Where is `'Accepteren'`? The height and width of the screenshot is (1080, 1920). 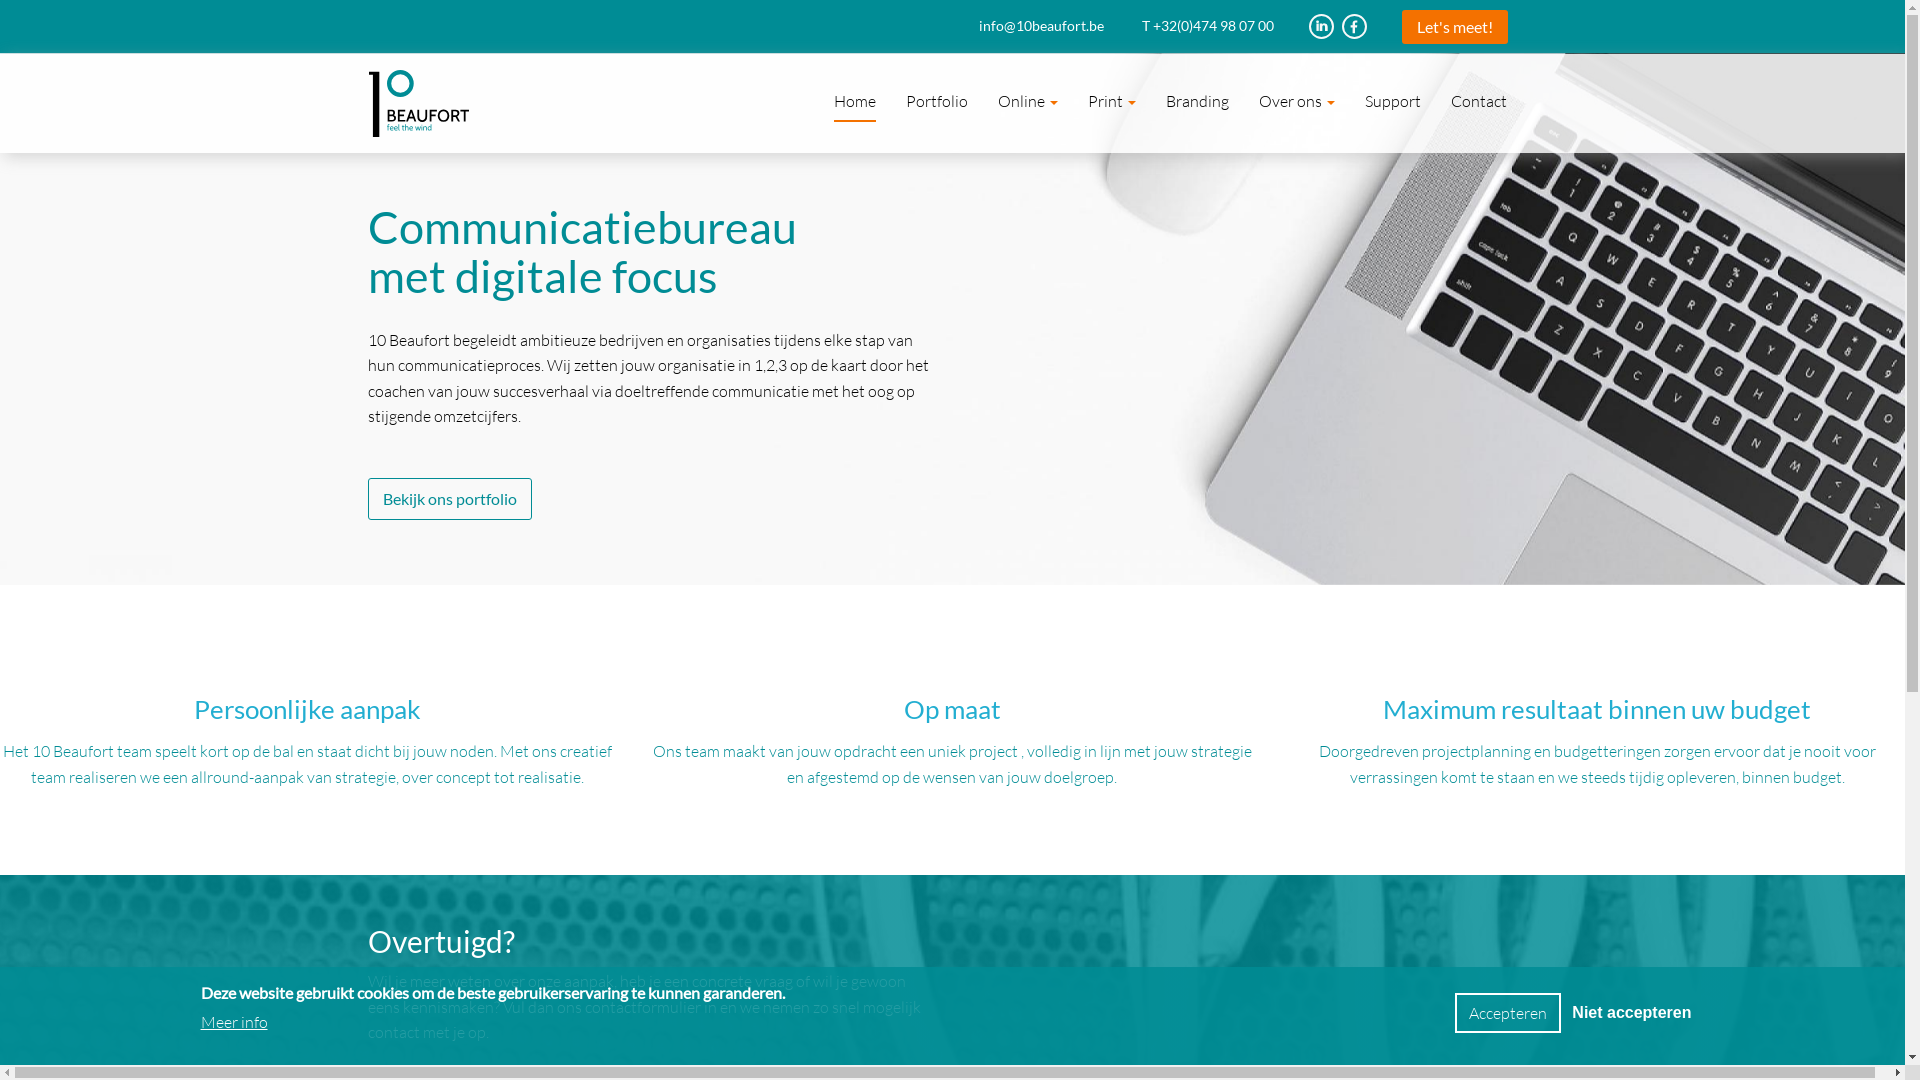 'Accepteren' is located at coordinates (1507, 1013).